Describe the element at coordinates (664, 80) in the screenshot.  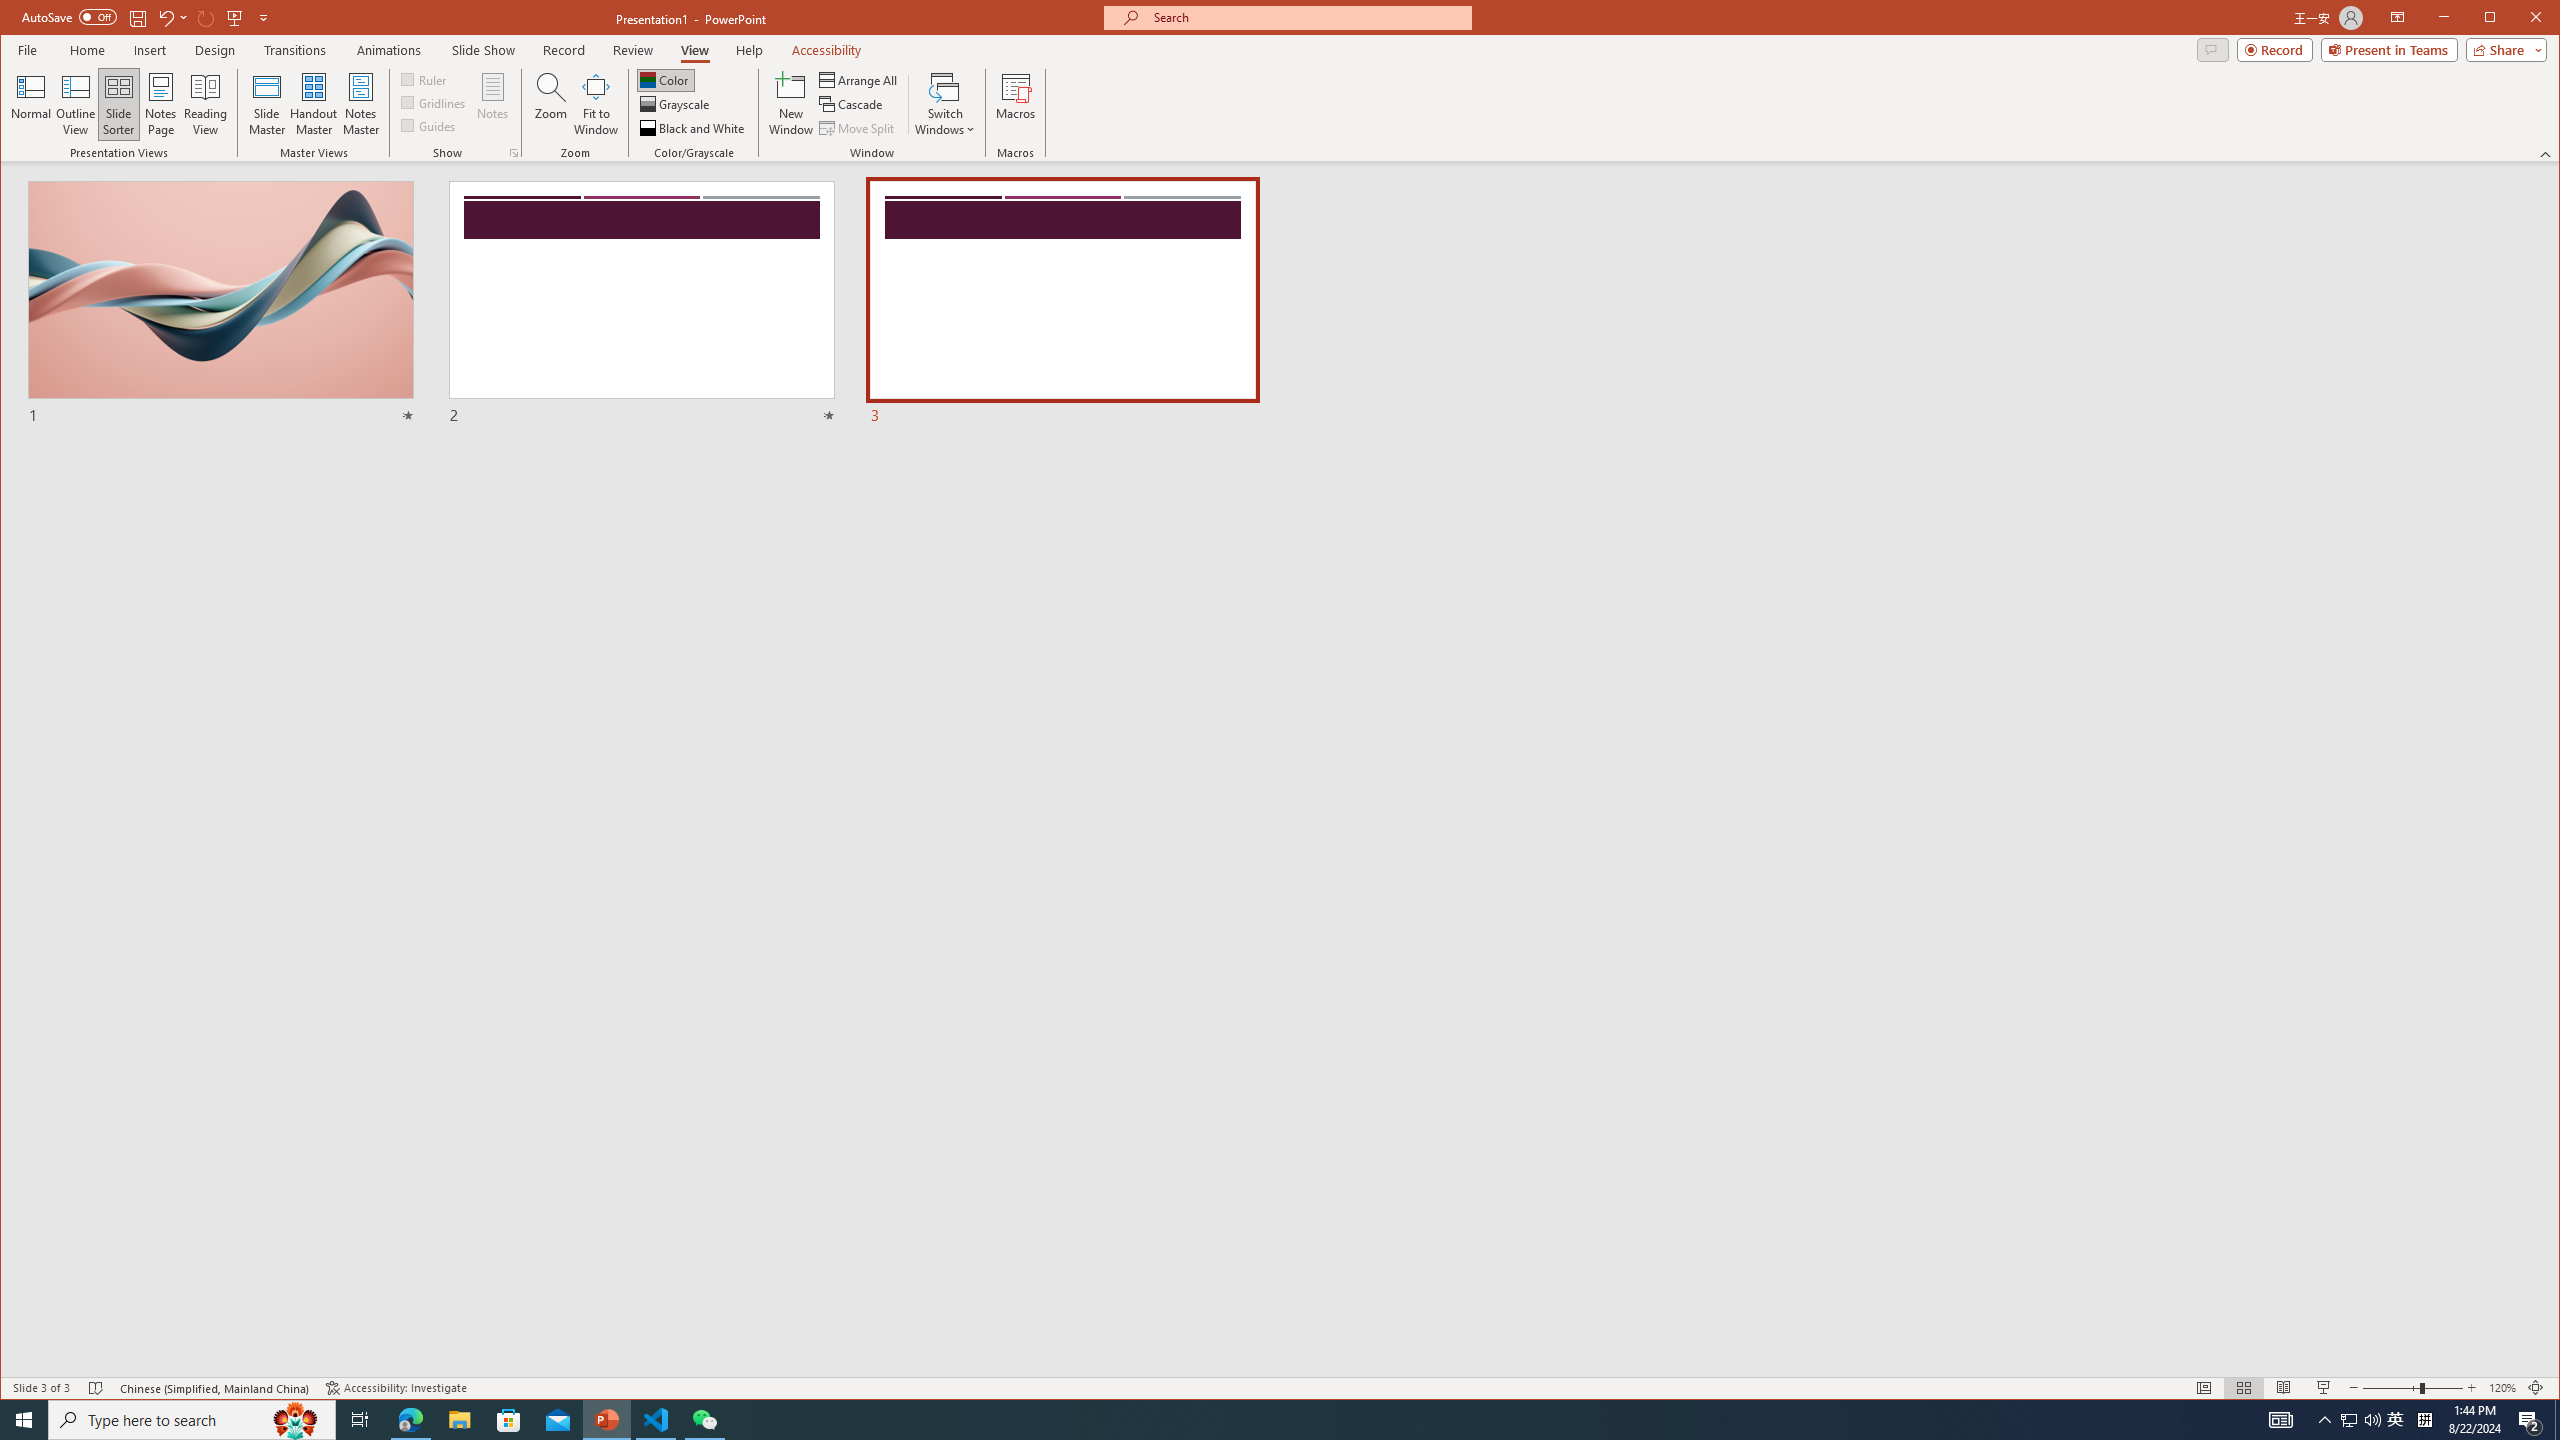
I see `'Color'` at that location.